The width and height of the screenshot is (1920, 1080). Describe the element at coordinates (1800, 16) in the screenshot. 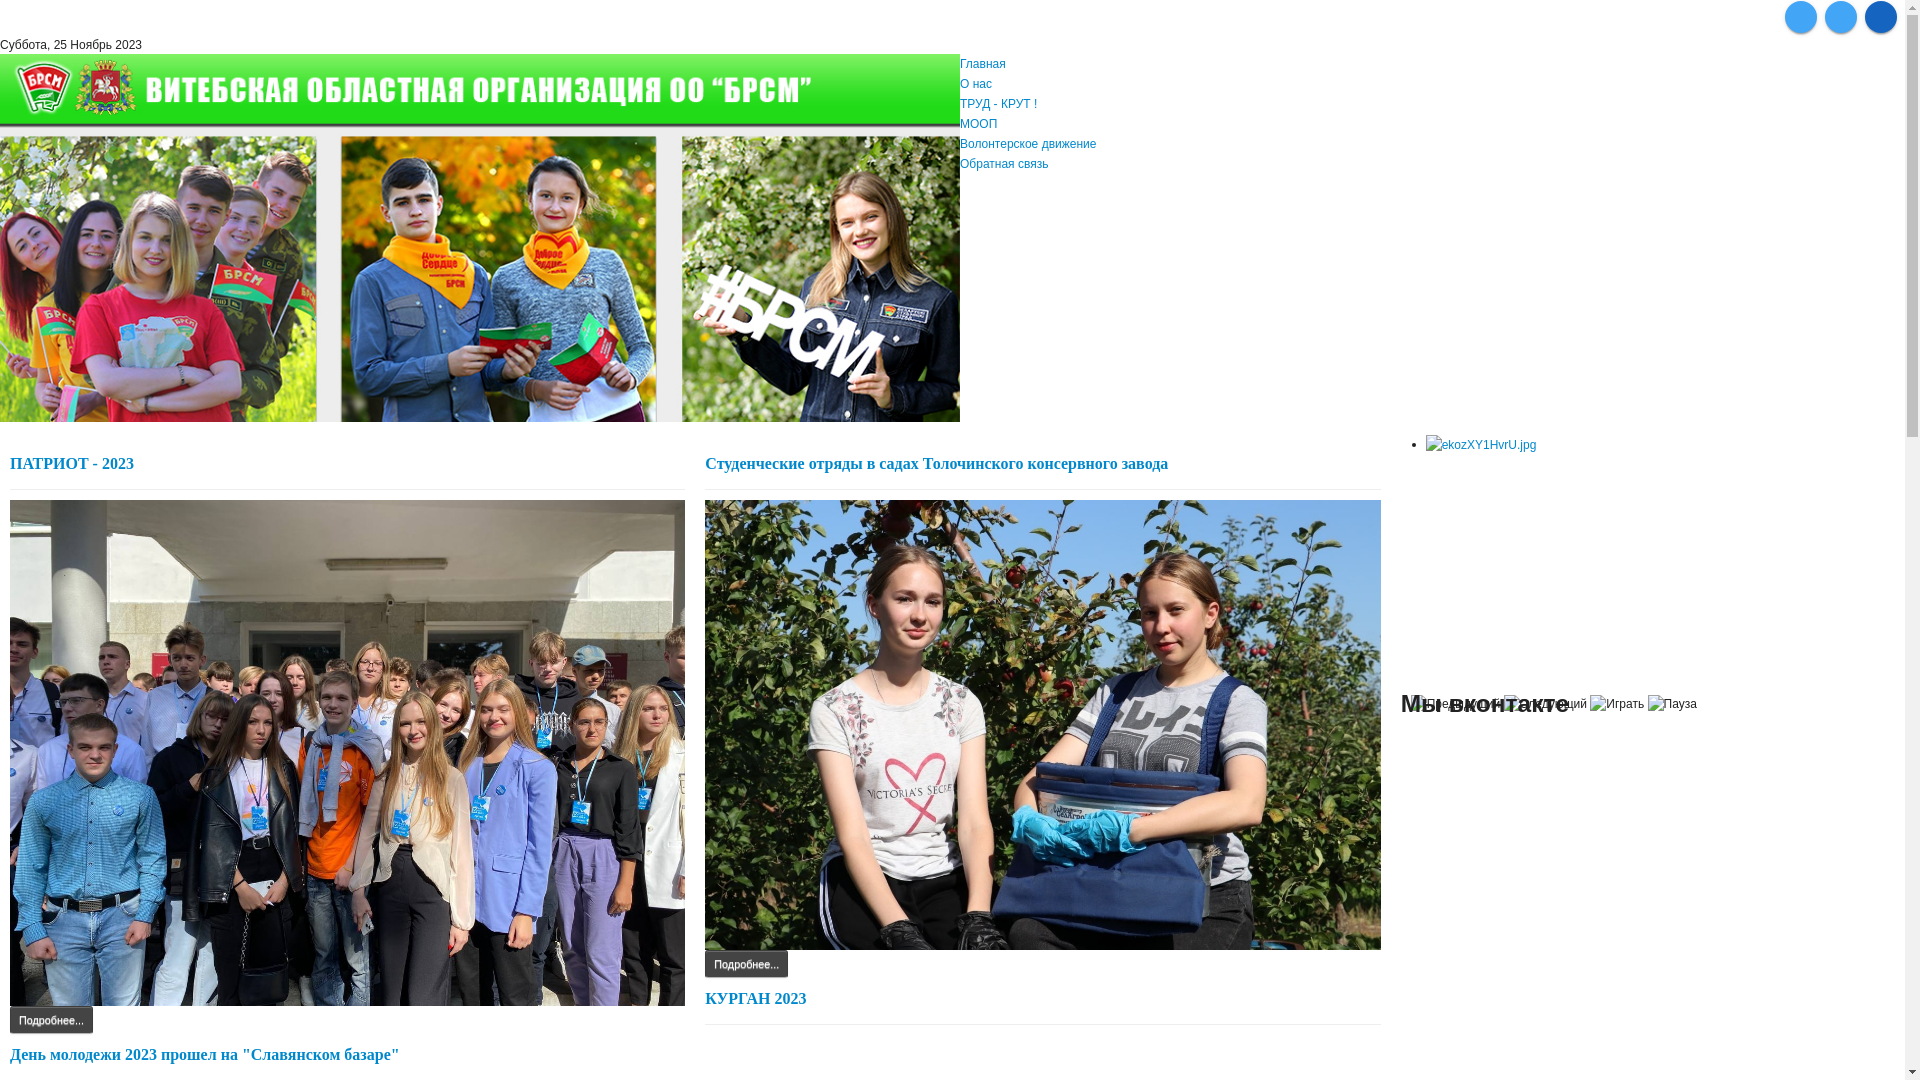

I see `'VK'` at that location.